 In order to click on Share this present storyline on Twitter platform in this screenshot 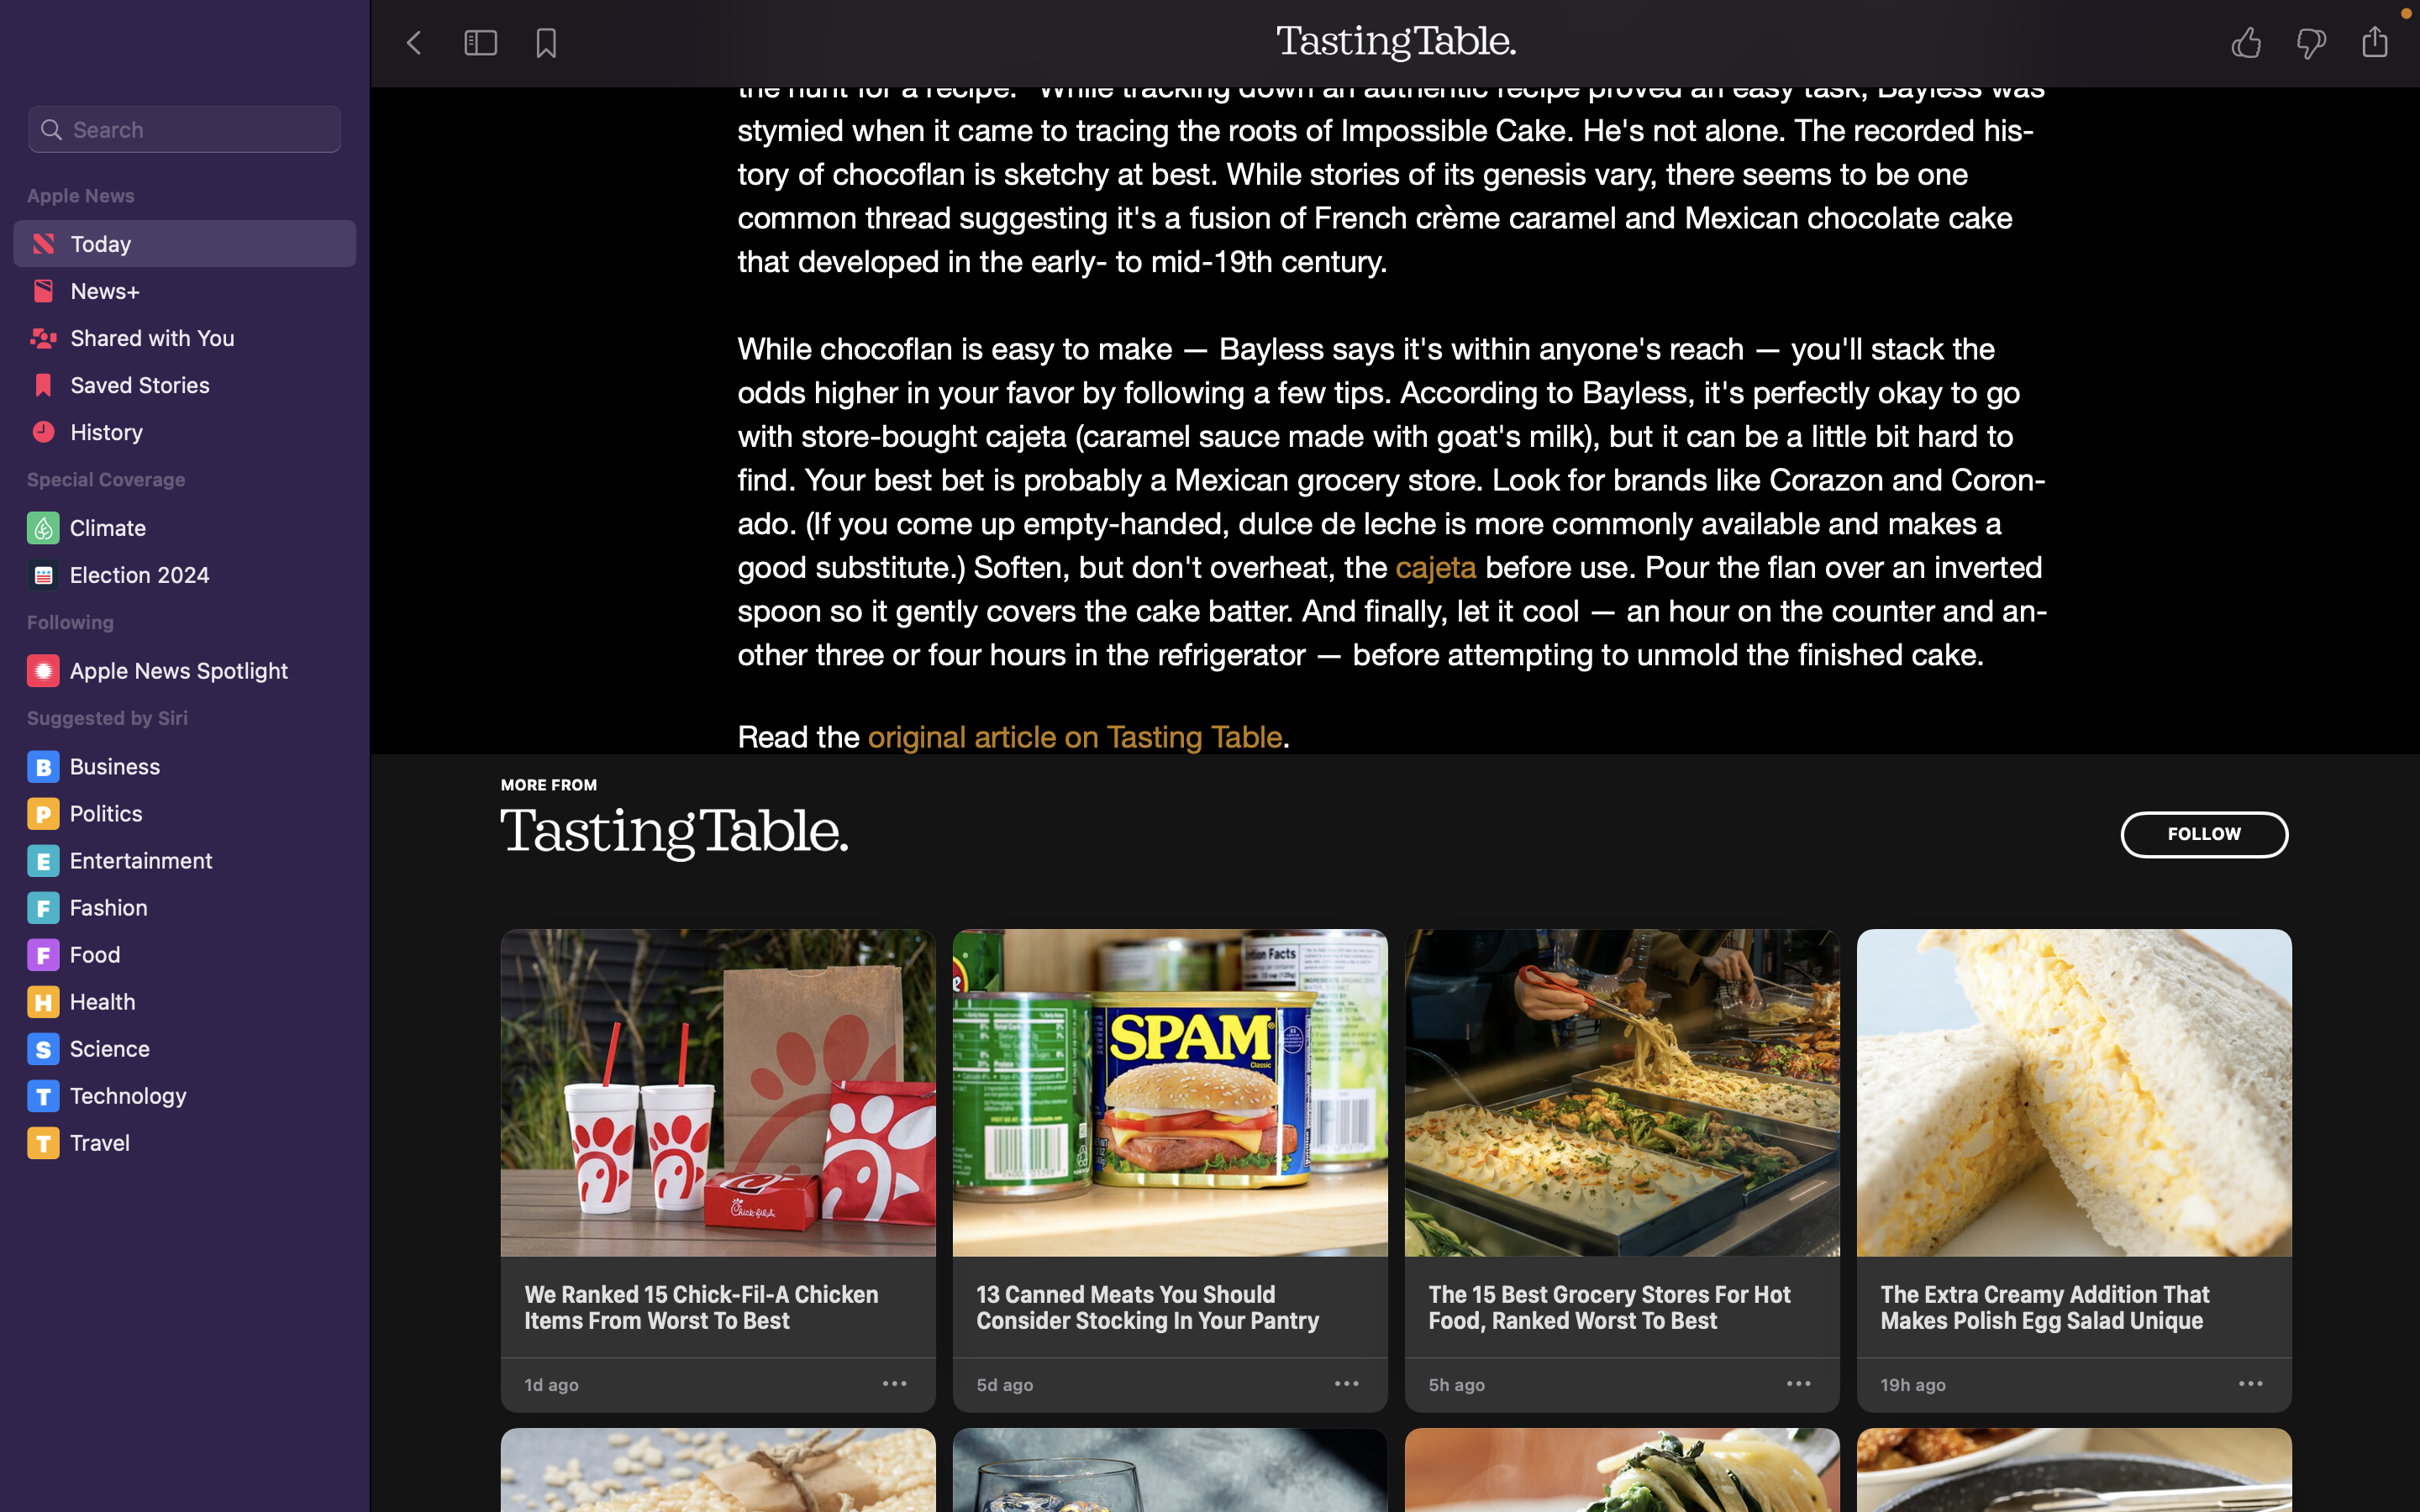, I will do `click(2381, 41)`.